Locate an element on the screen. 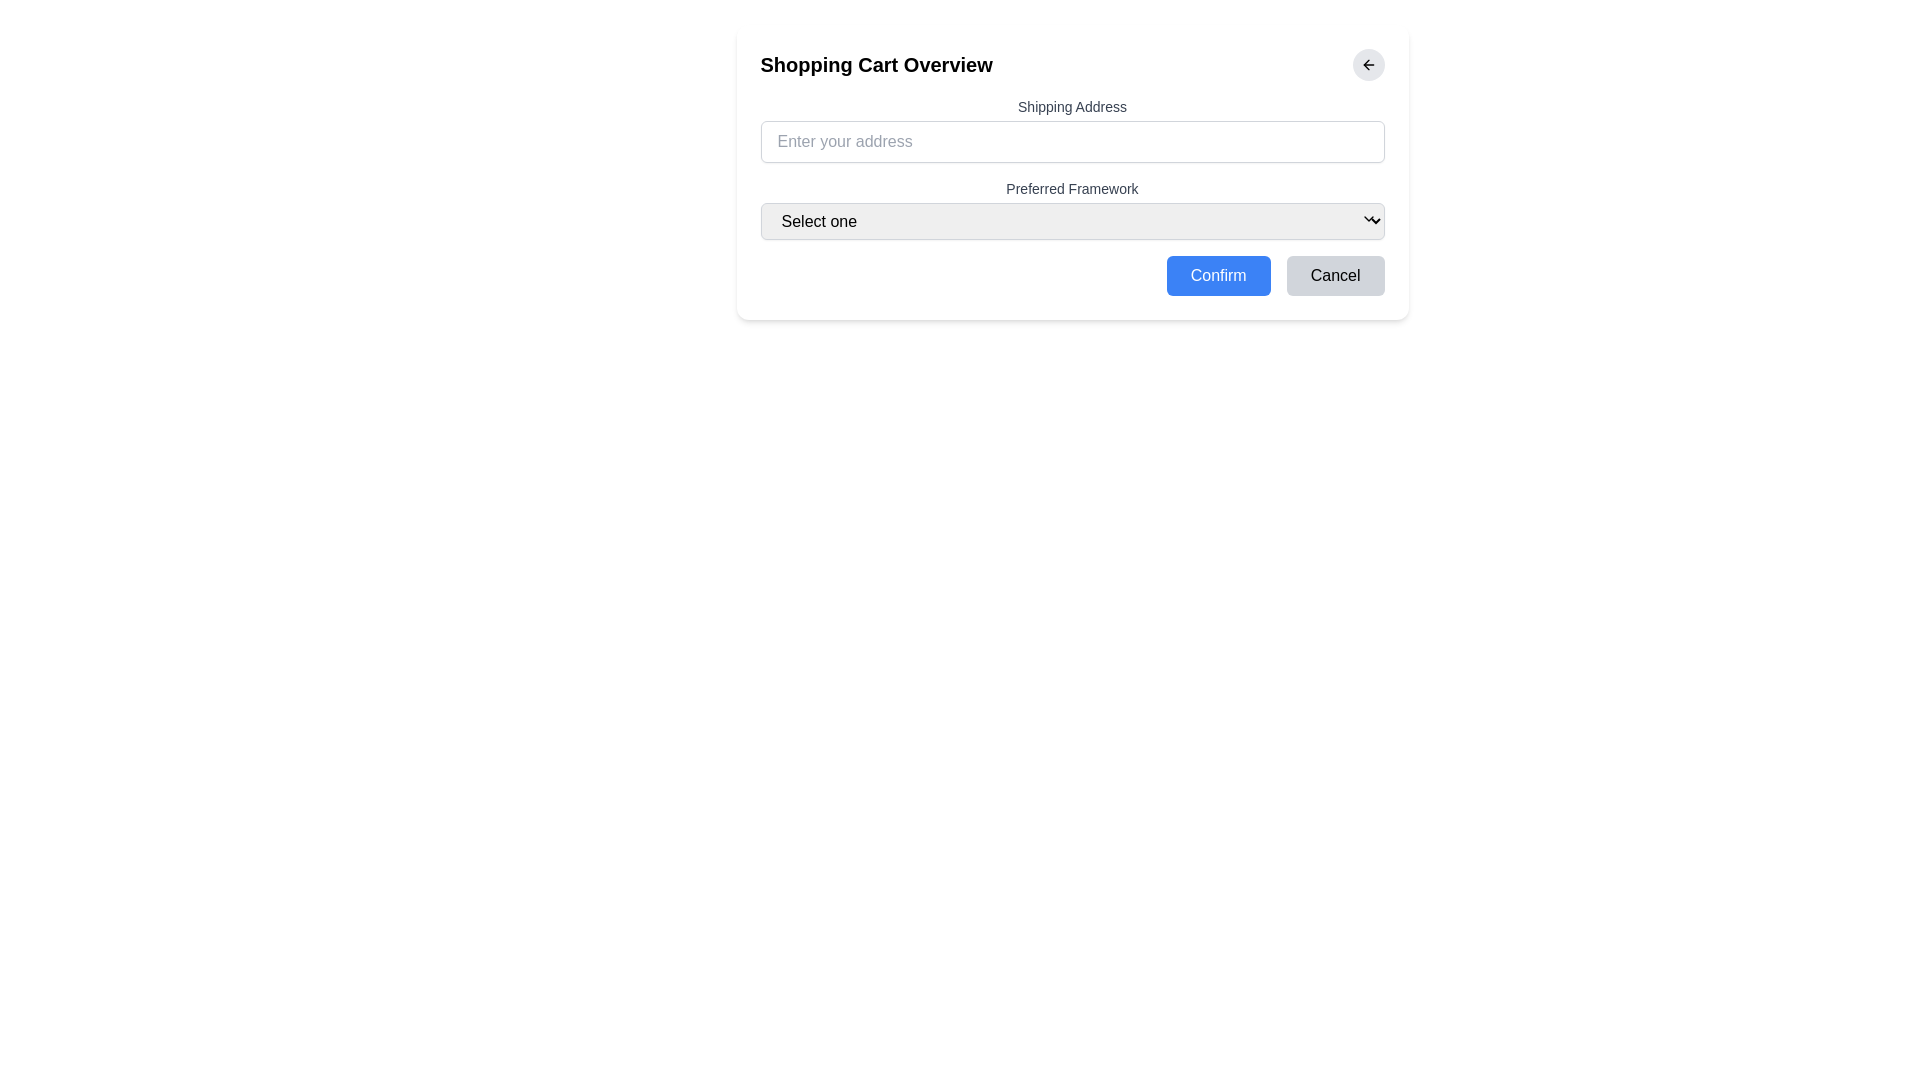 The width and height of the screenshot is (1920, 1080). the 'Preferred Framework' dropdown menu by tabbing to the field is located at coordinates (1071, 221).